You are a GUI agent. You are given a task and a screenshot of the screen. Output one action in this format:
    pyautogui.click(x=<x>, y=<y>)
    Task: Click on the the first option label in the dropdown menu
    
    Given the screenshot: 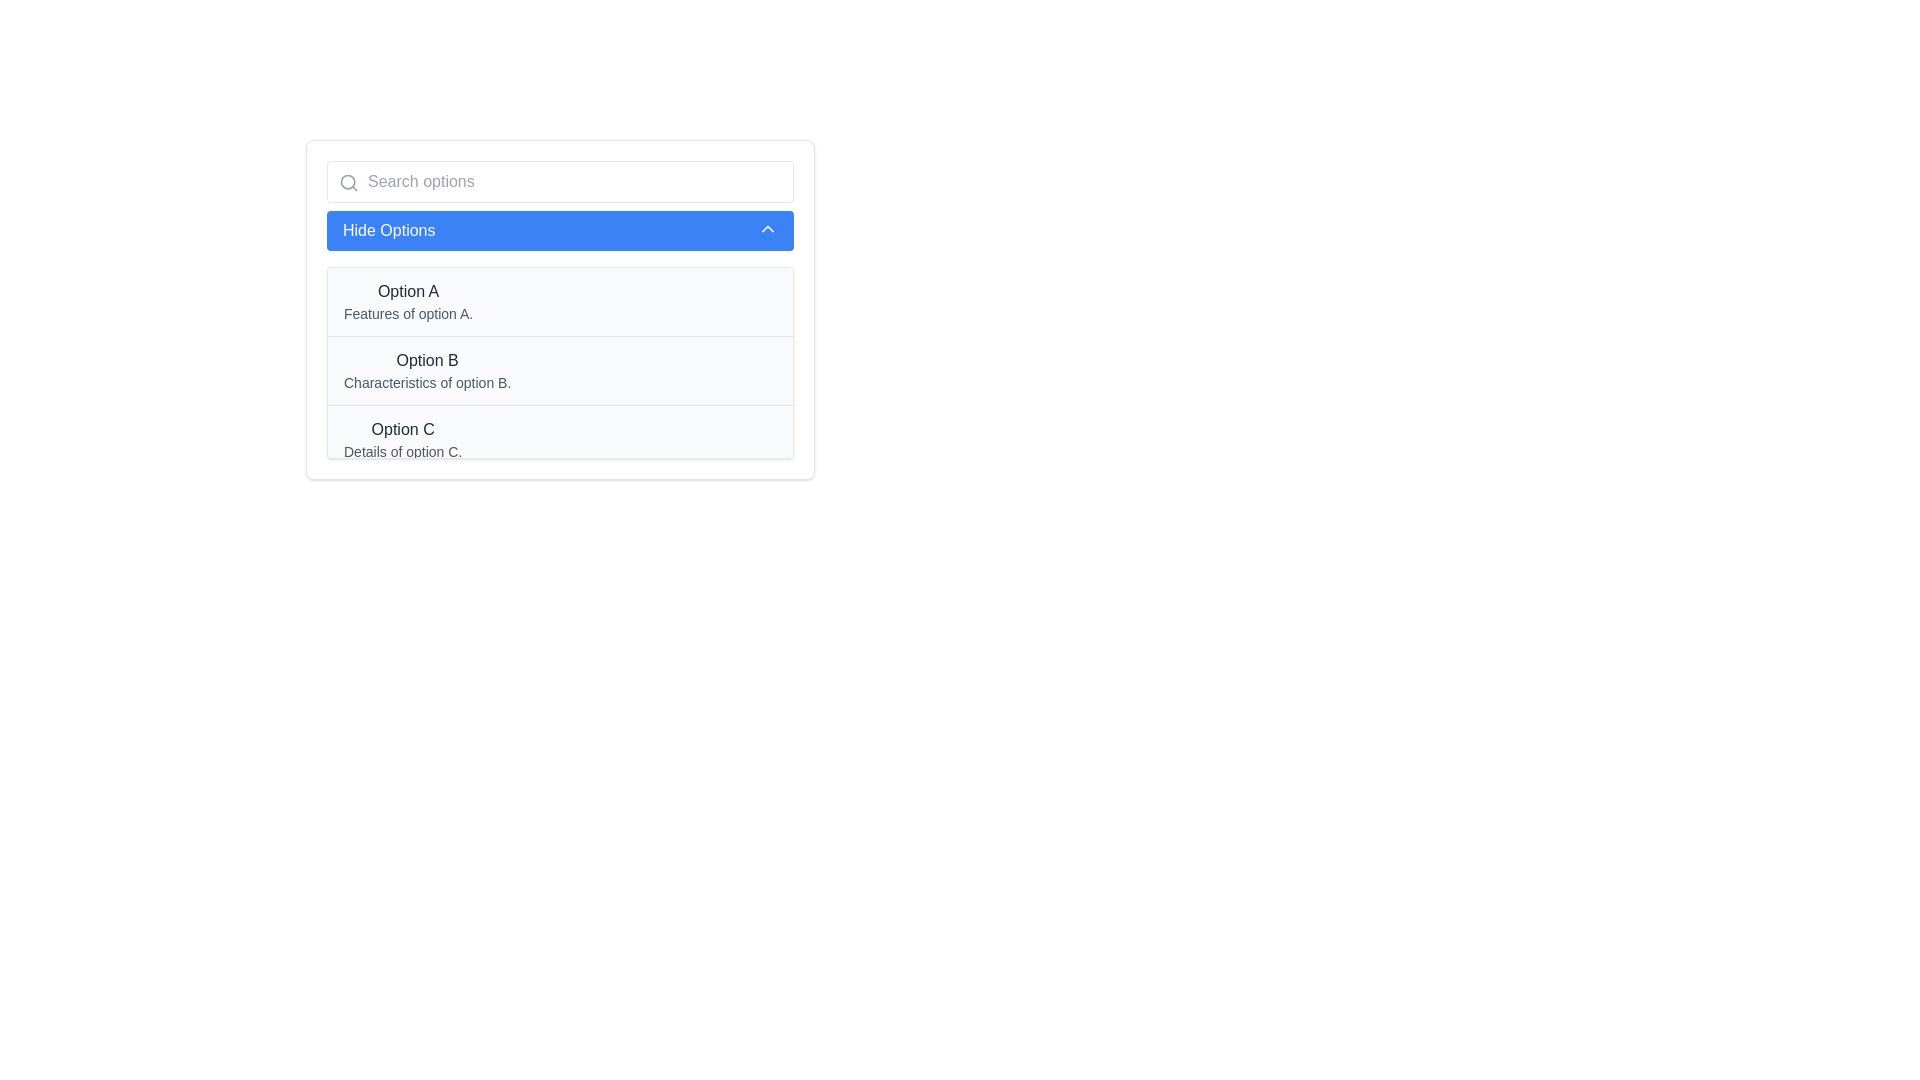 What is the action you would take?
    pyautogui.click(x=407, y=292)
    